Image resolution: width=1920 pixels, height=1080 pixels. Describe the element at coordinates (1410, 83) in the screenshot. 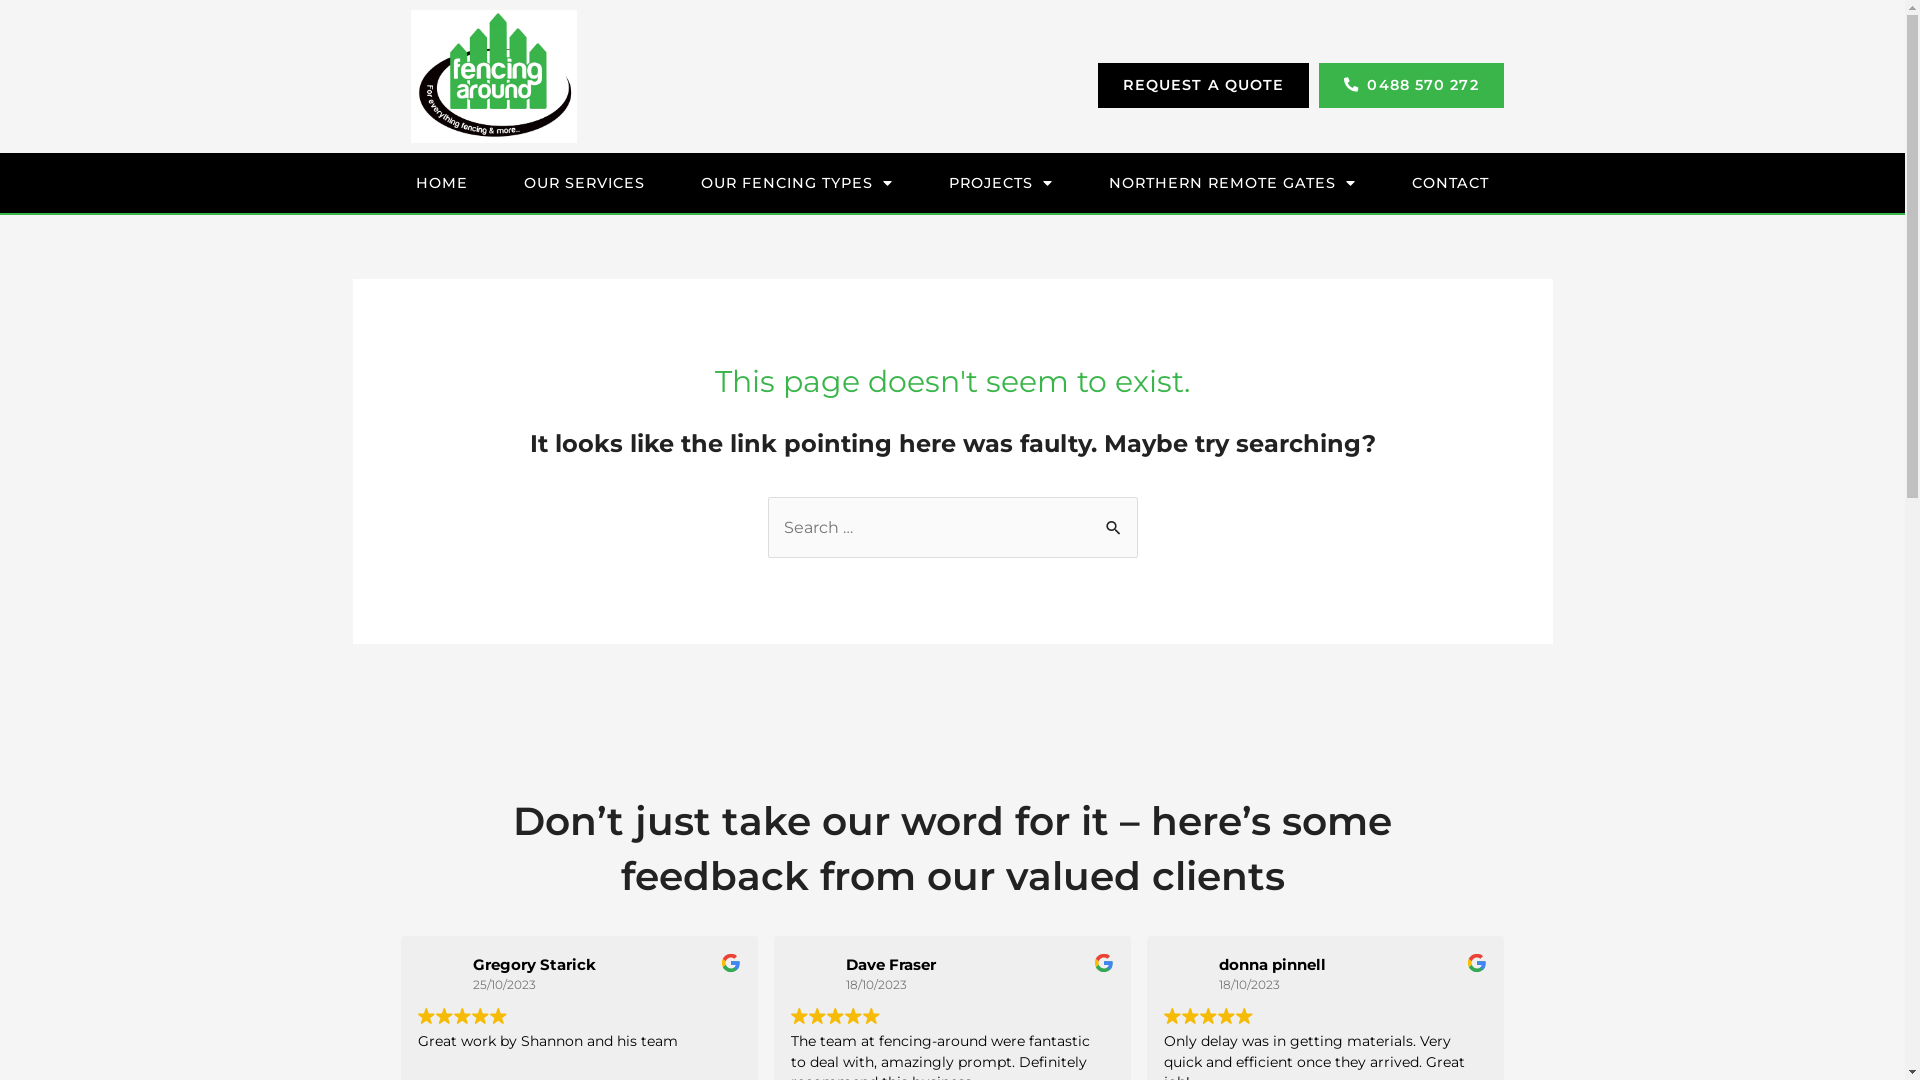

I see `'0488 570 272'` at that location.